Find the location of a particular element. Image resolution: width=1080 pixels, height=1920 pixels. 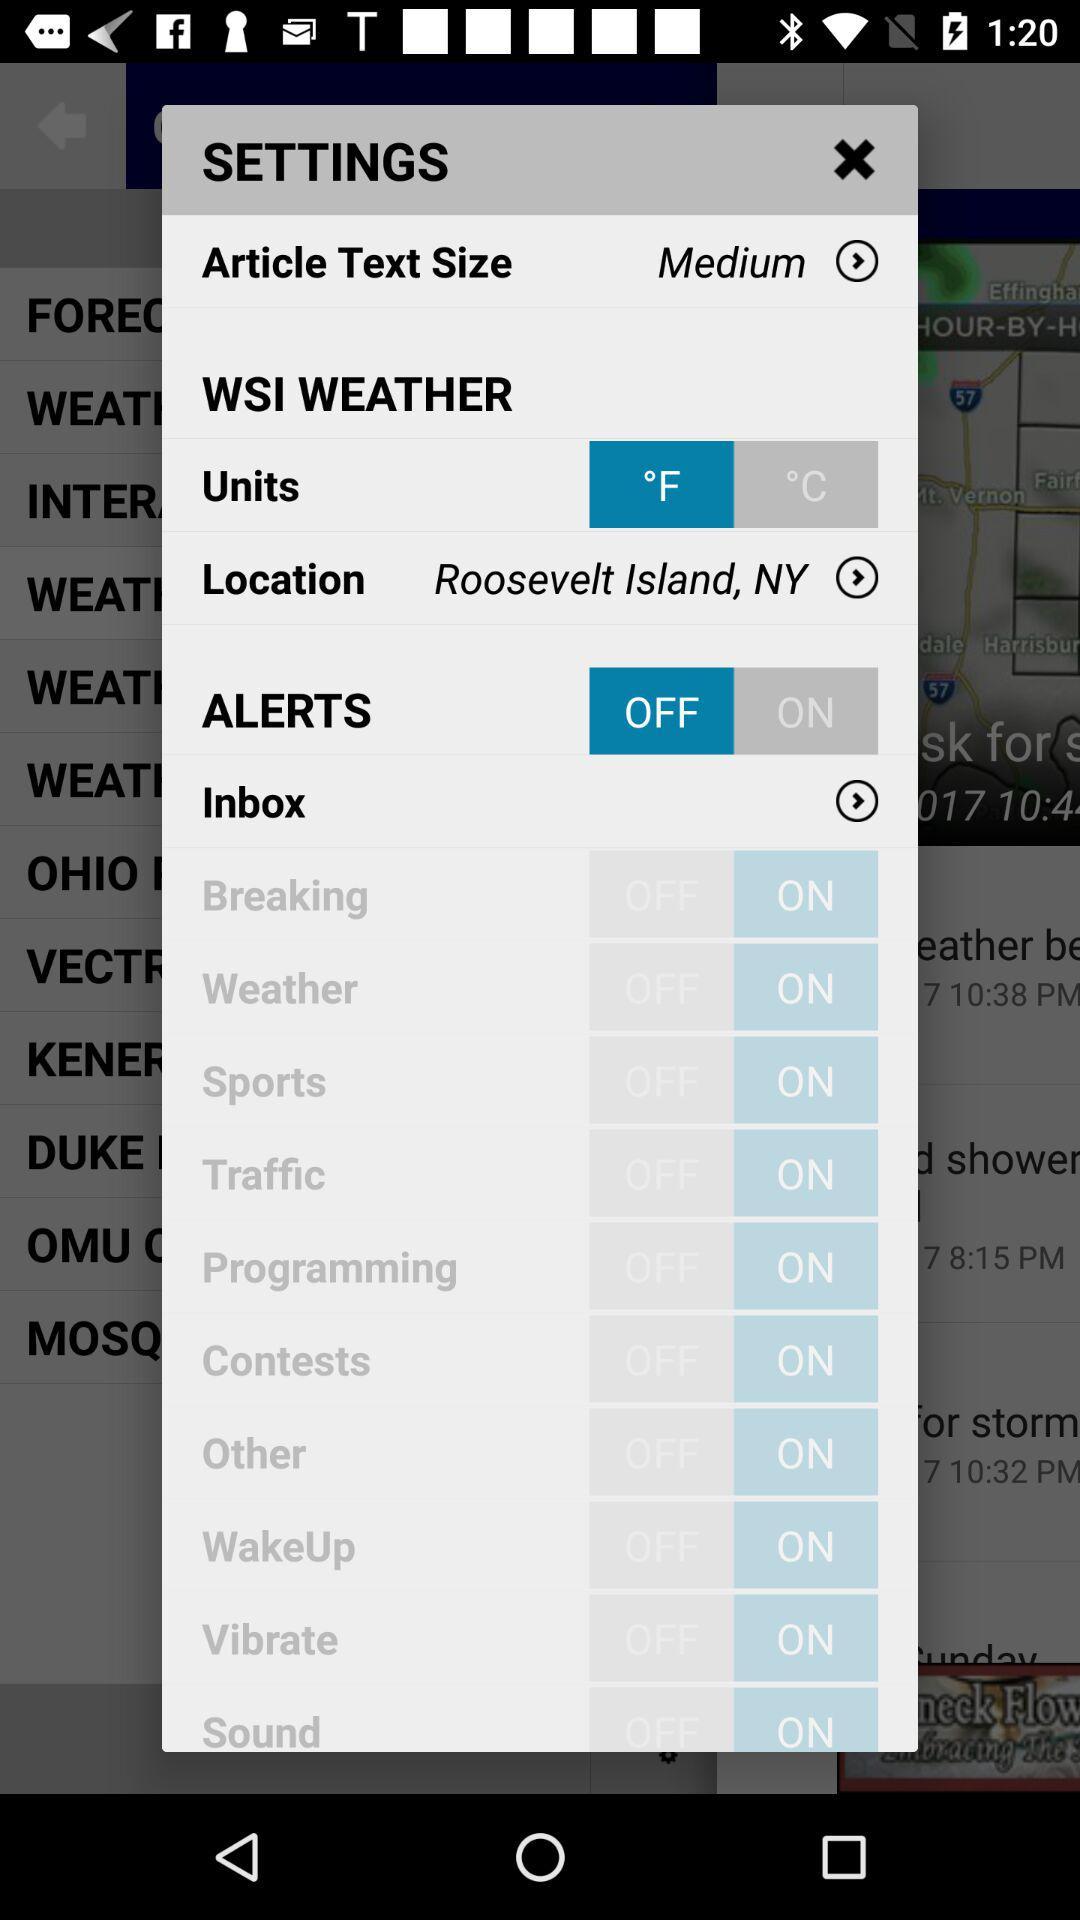

settings is located at coordinates (855, 160).